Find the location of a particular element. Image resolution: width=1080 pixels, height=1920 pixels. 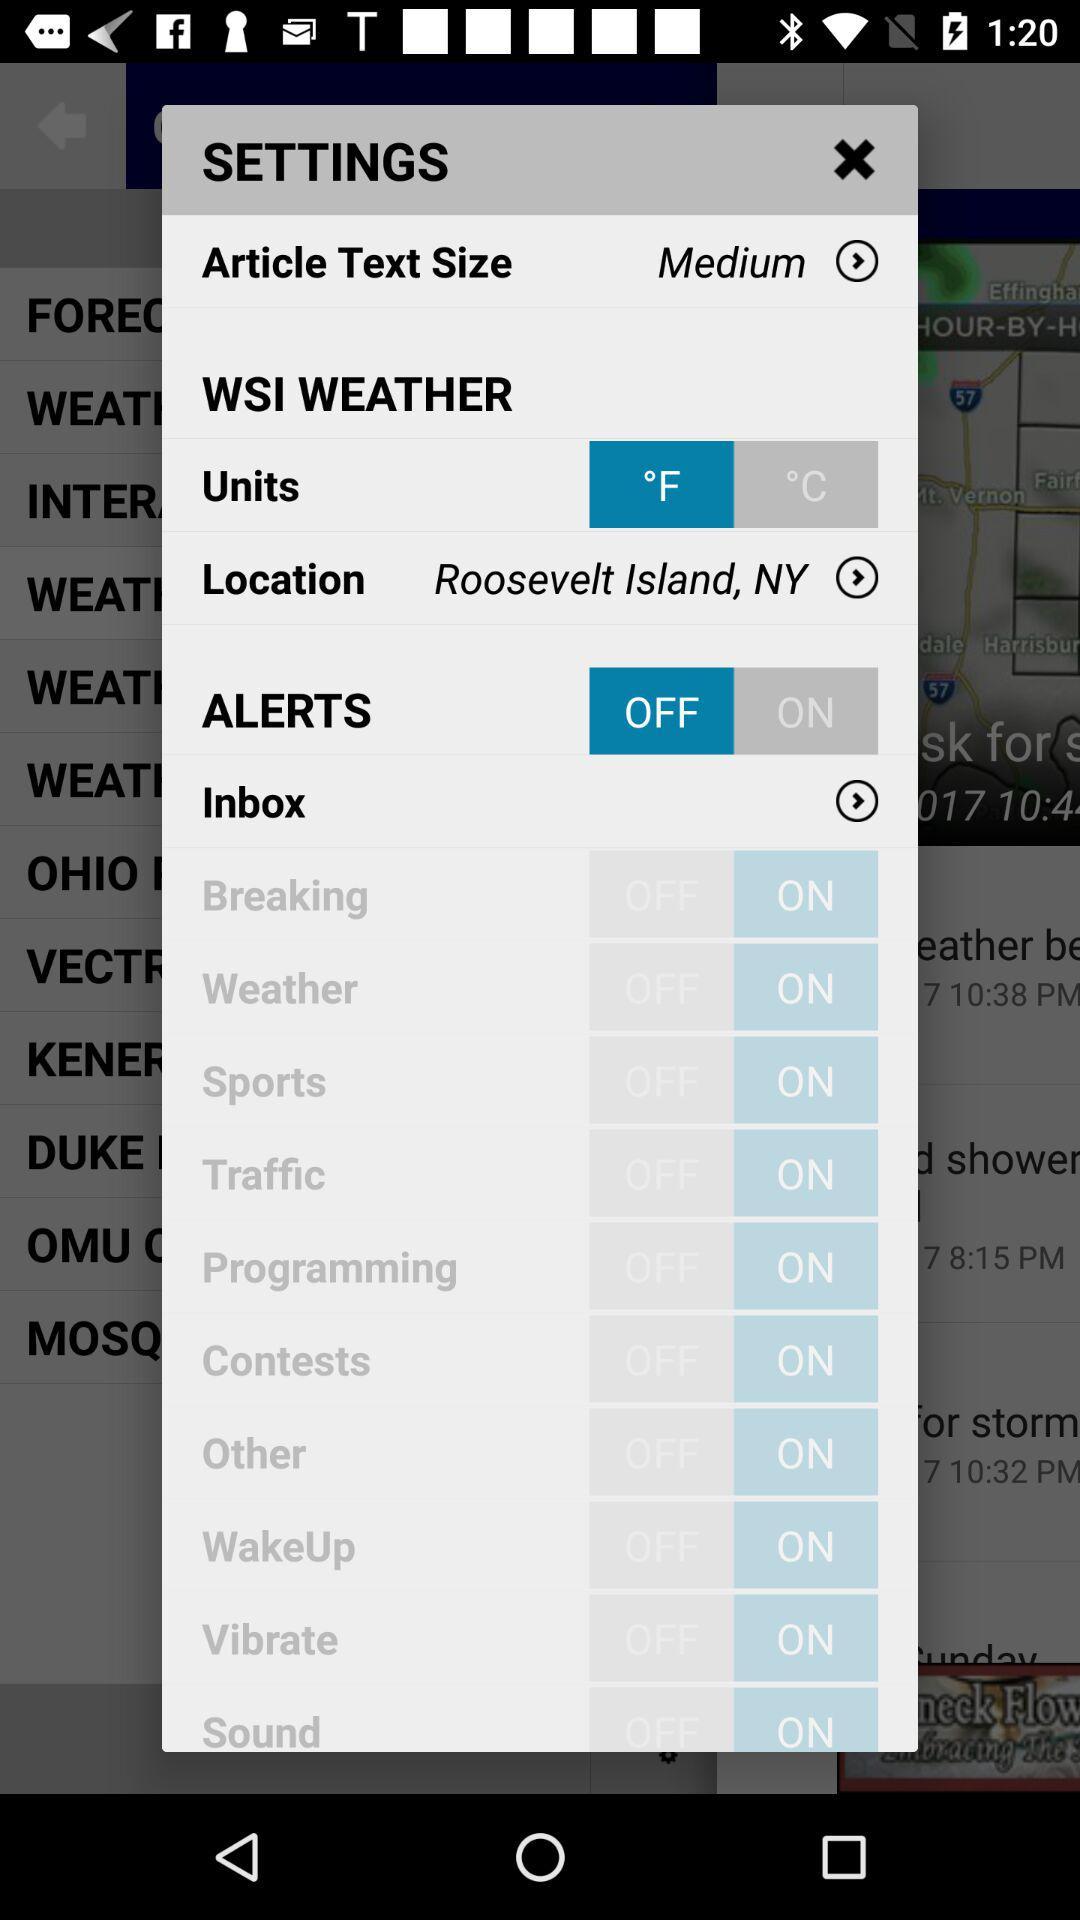

settings is located at coordinates (855, 160).